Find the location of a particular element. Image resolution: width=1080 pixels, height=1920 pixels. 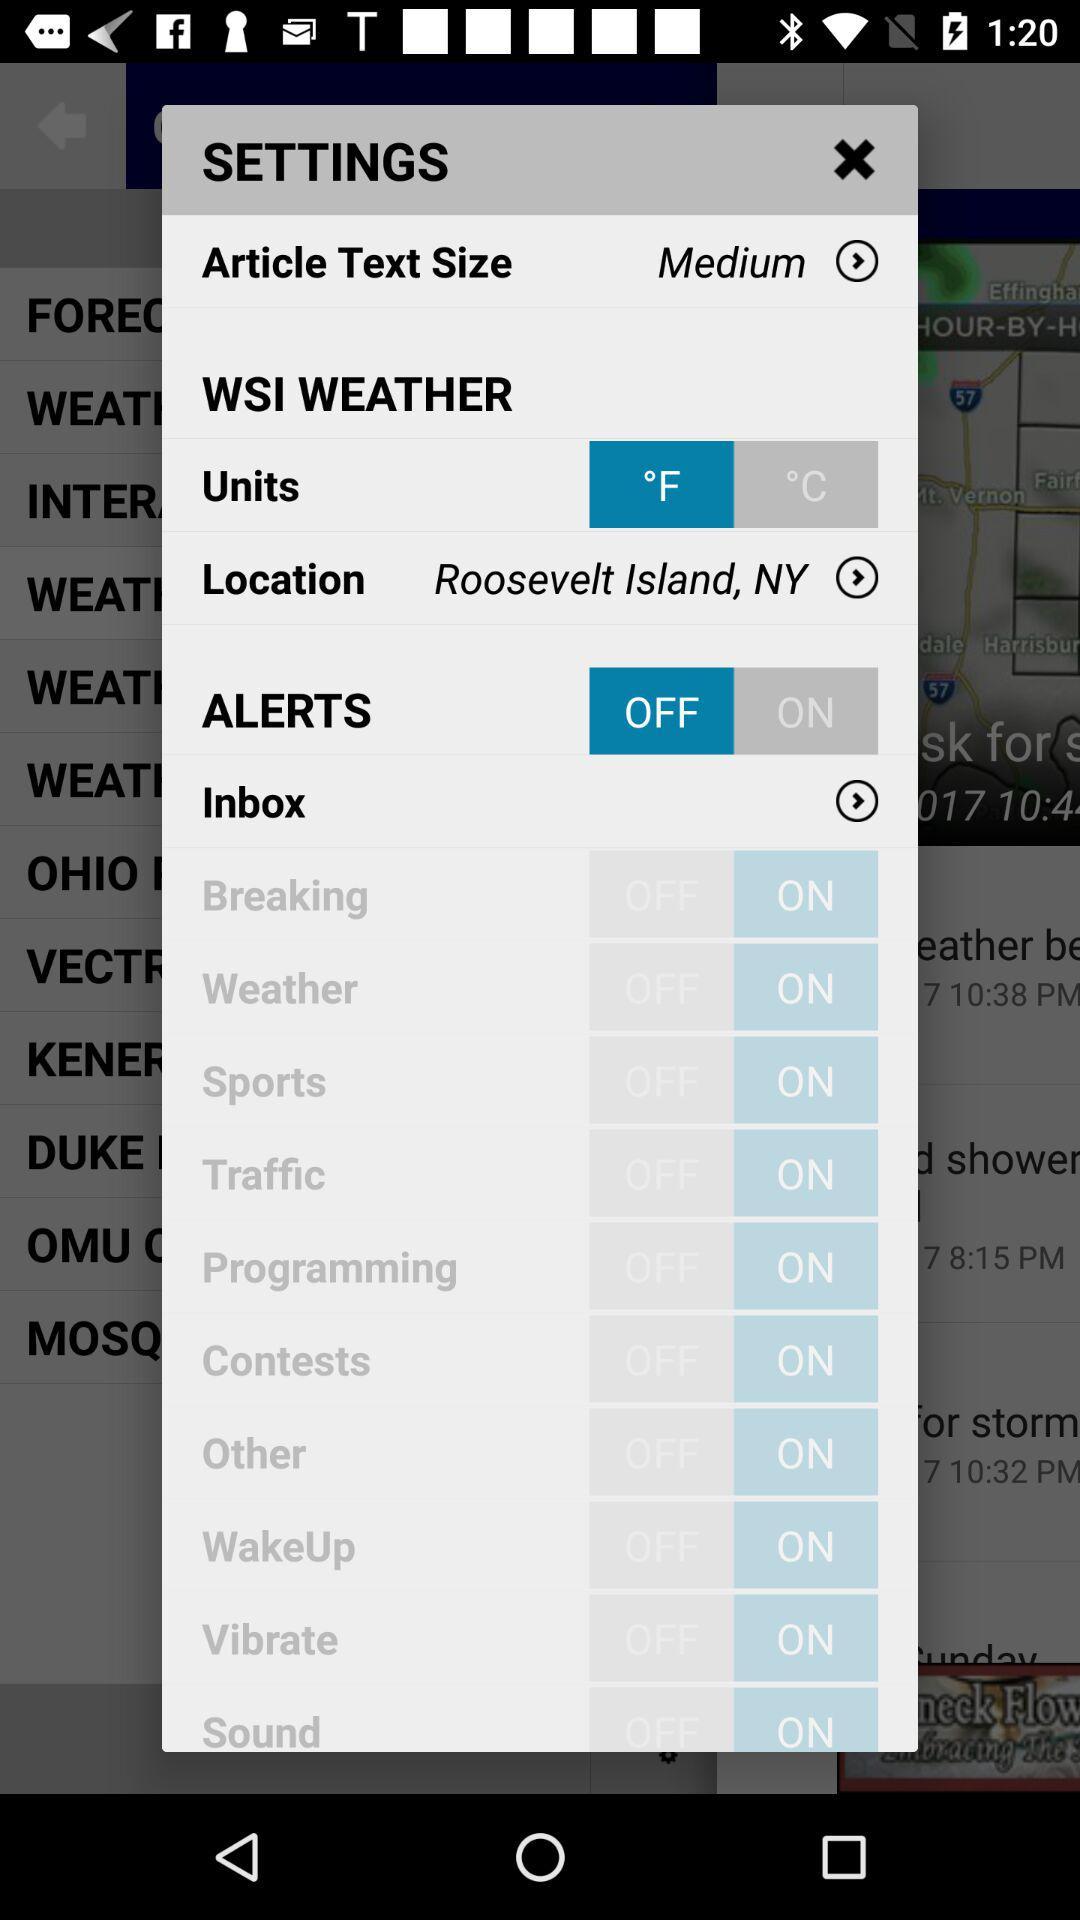

settings is located at coordinates (855, 160).